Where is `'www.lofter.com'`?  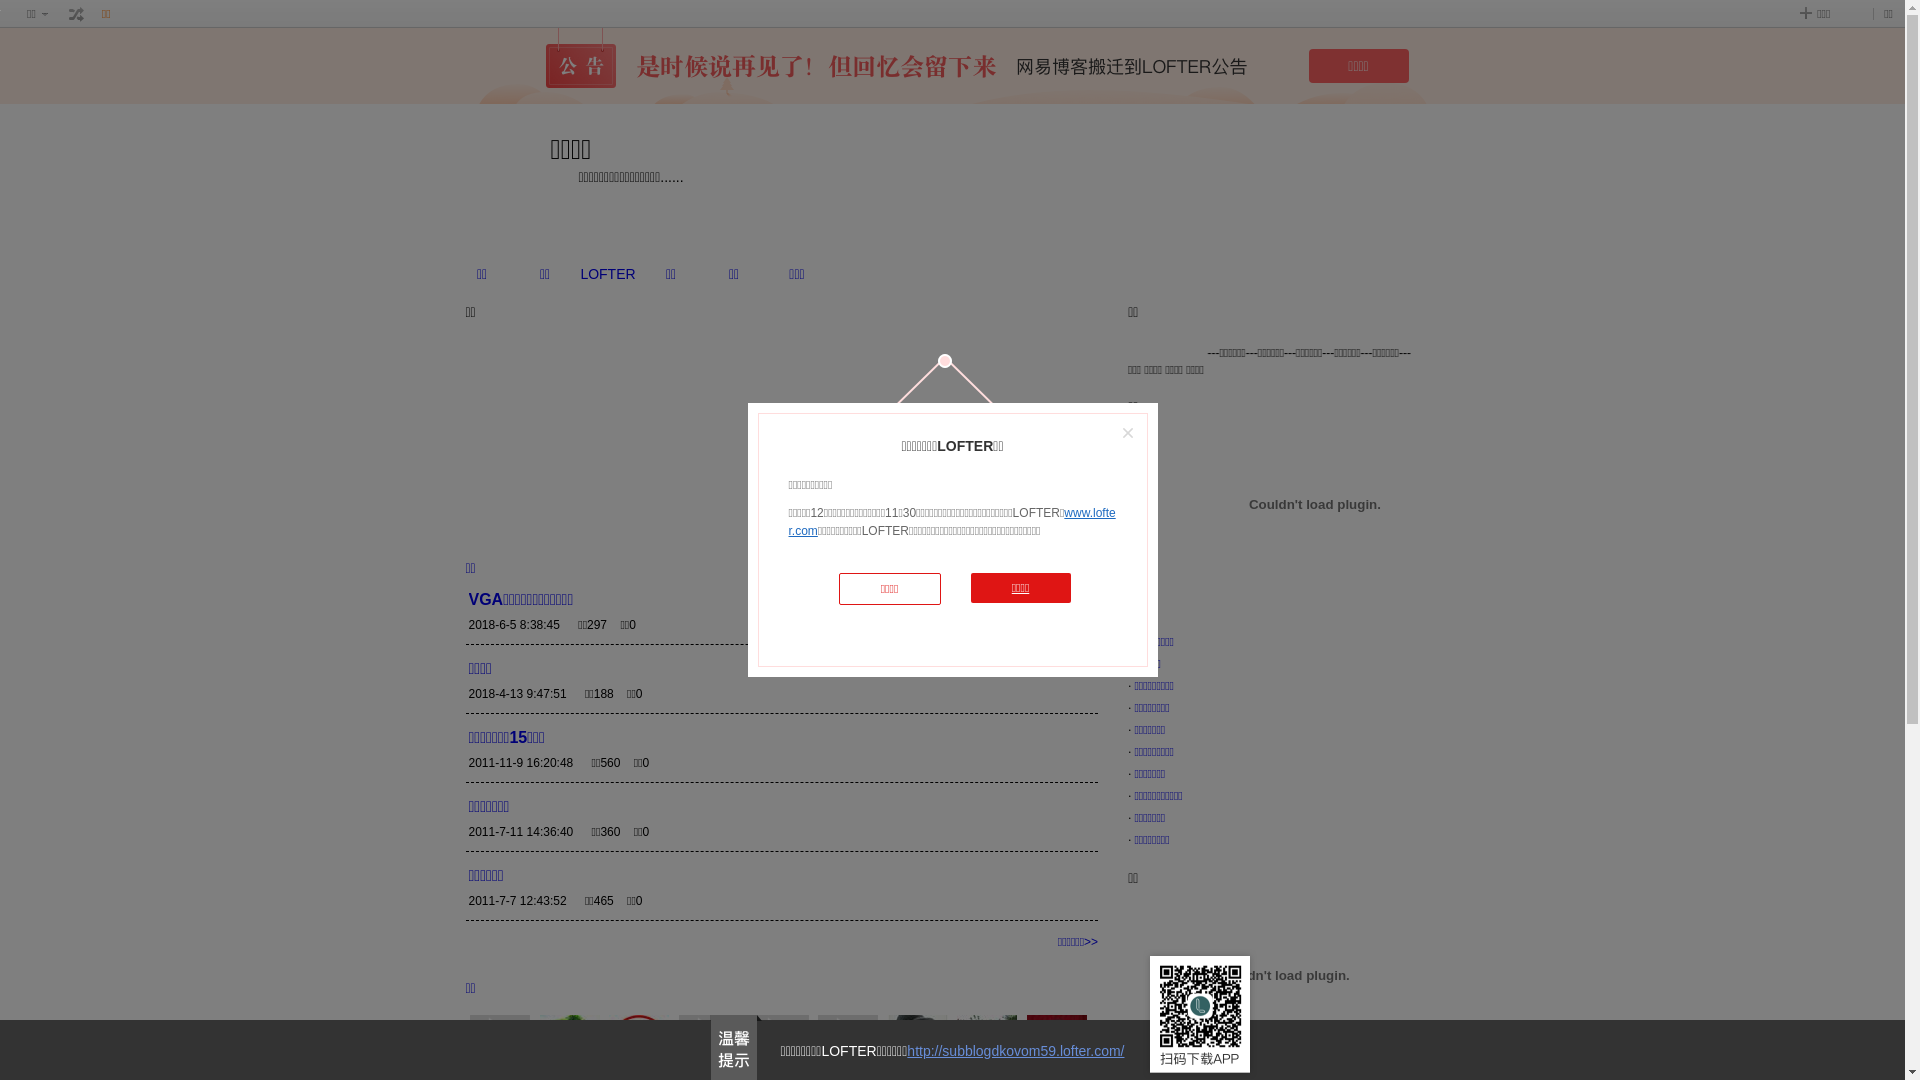
'www.lofter.com' is located at coordinates (950, 520).